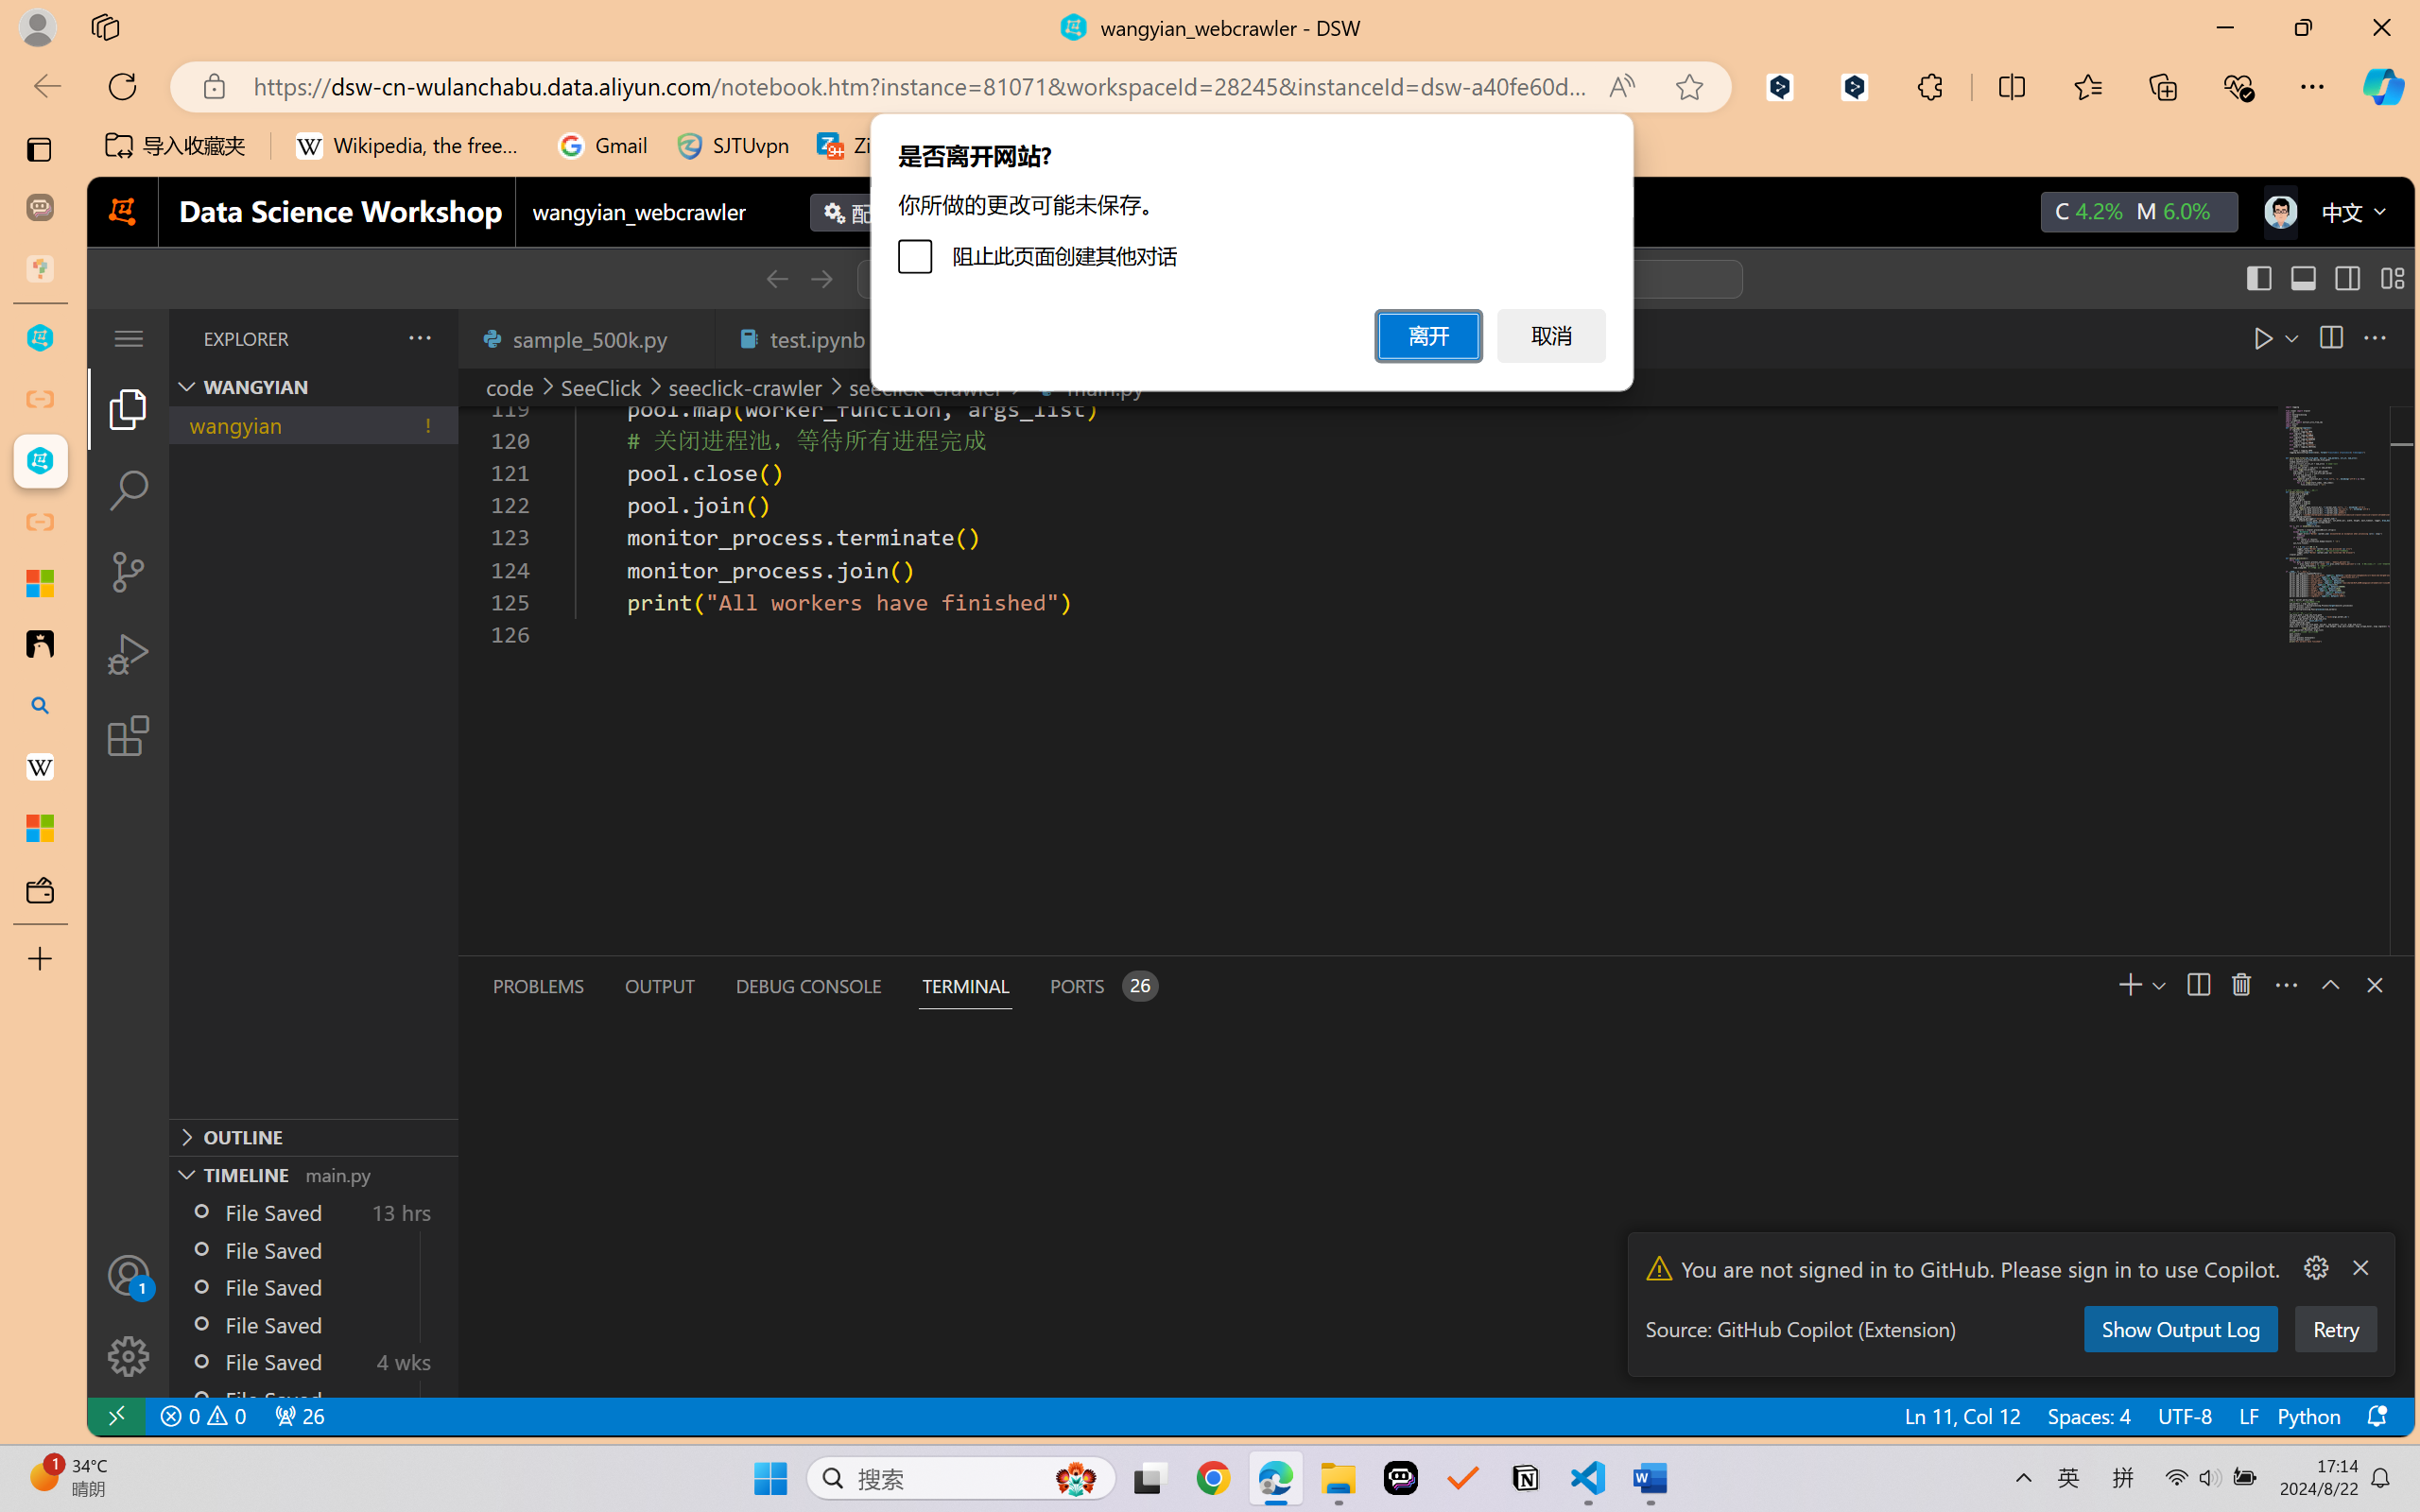 The height and width of the screenshot is (1512, 2420). Describe the element at coordinates (964, 986) in the screenshot. I see `'Terminal (Ctrl+`)'` at that location.